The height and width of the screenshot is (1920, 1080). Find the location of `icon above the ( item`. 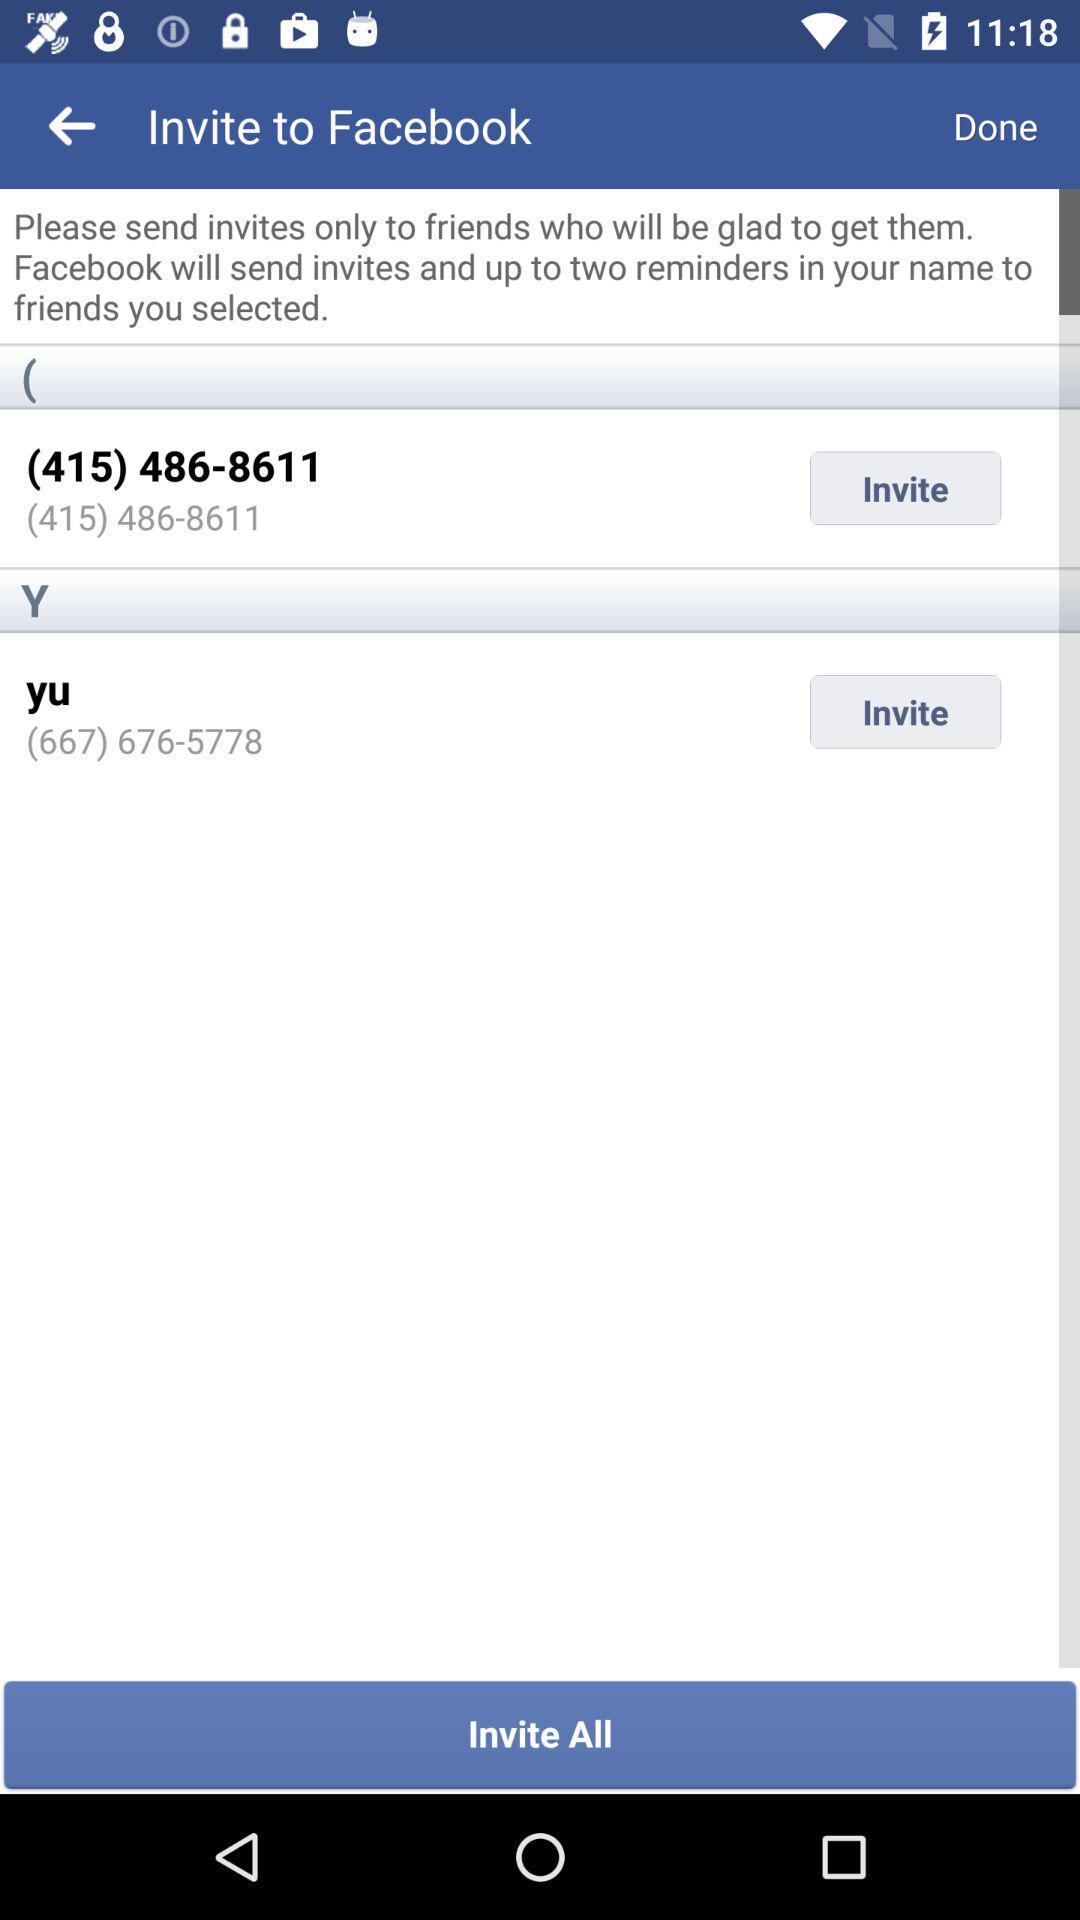

icon above the ( item is located at coordinates (540, 265).